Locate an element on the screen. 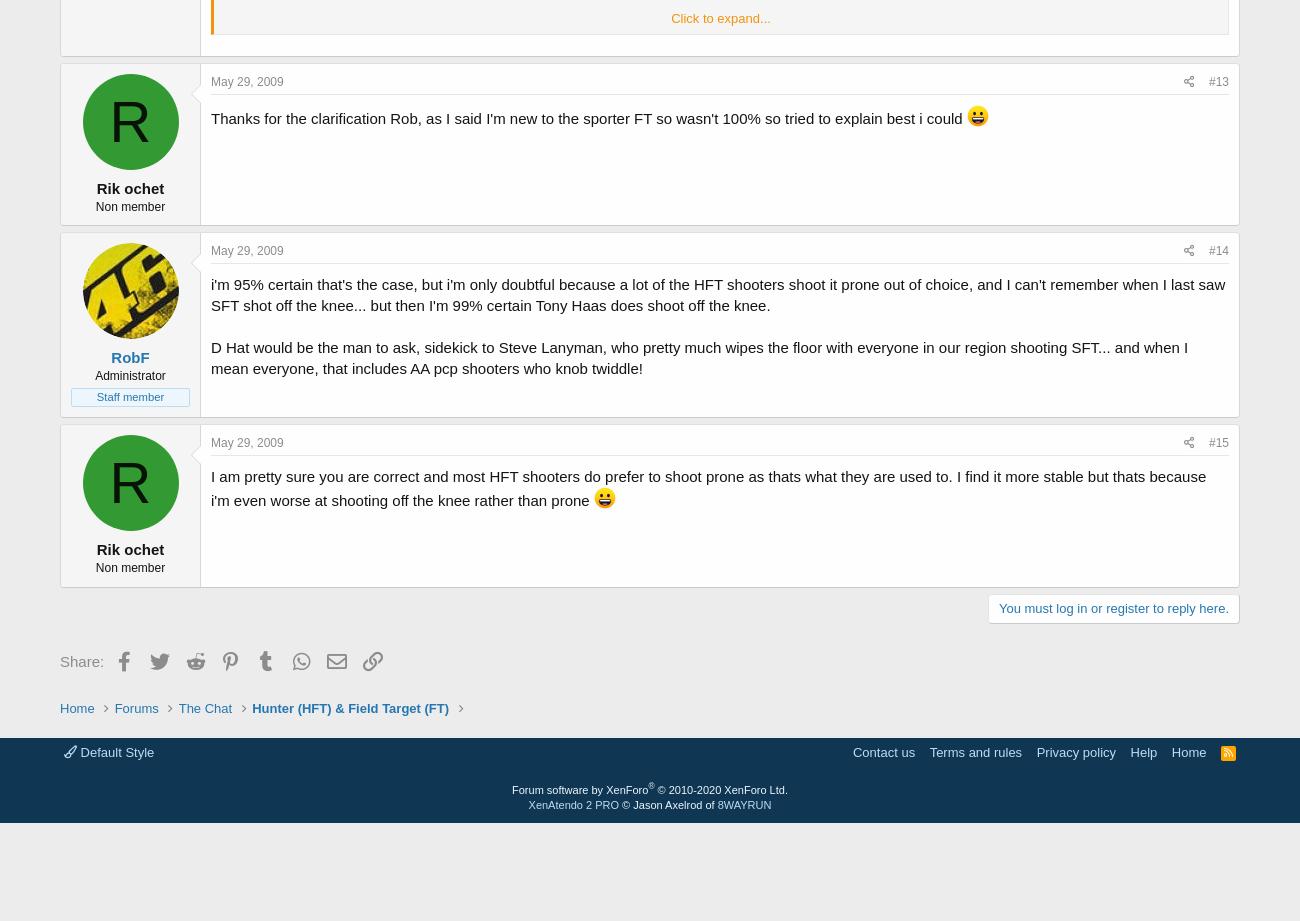 The image size is (1300, 921). 'Staff member' is located at coordinates (95, 396).